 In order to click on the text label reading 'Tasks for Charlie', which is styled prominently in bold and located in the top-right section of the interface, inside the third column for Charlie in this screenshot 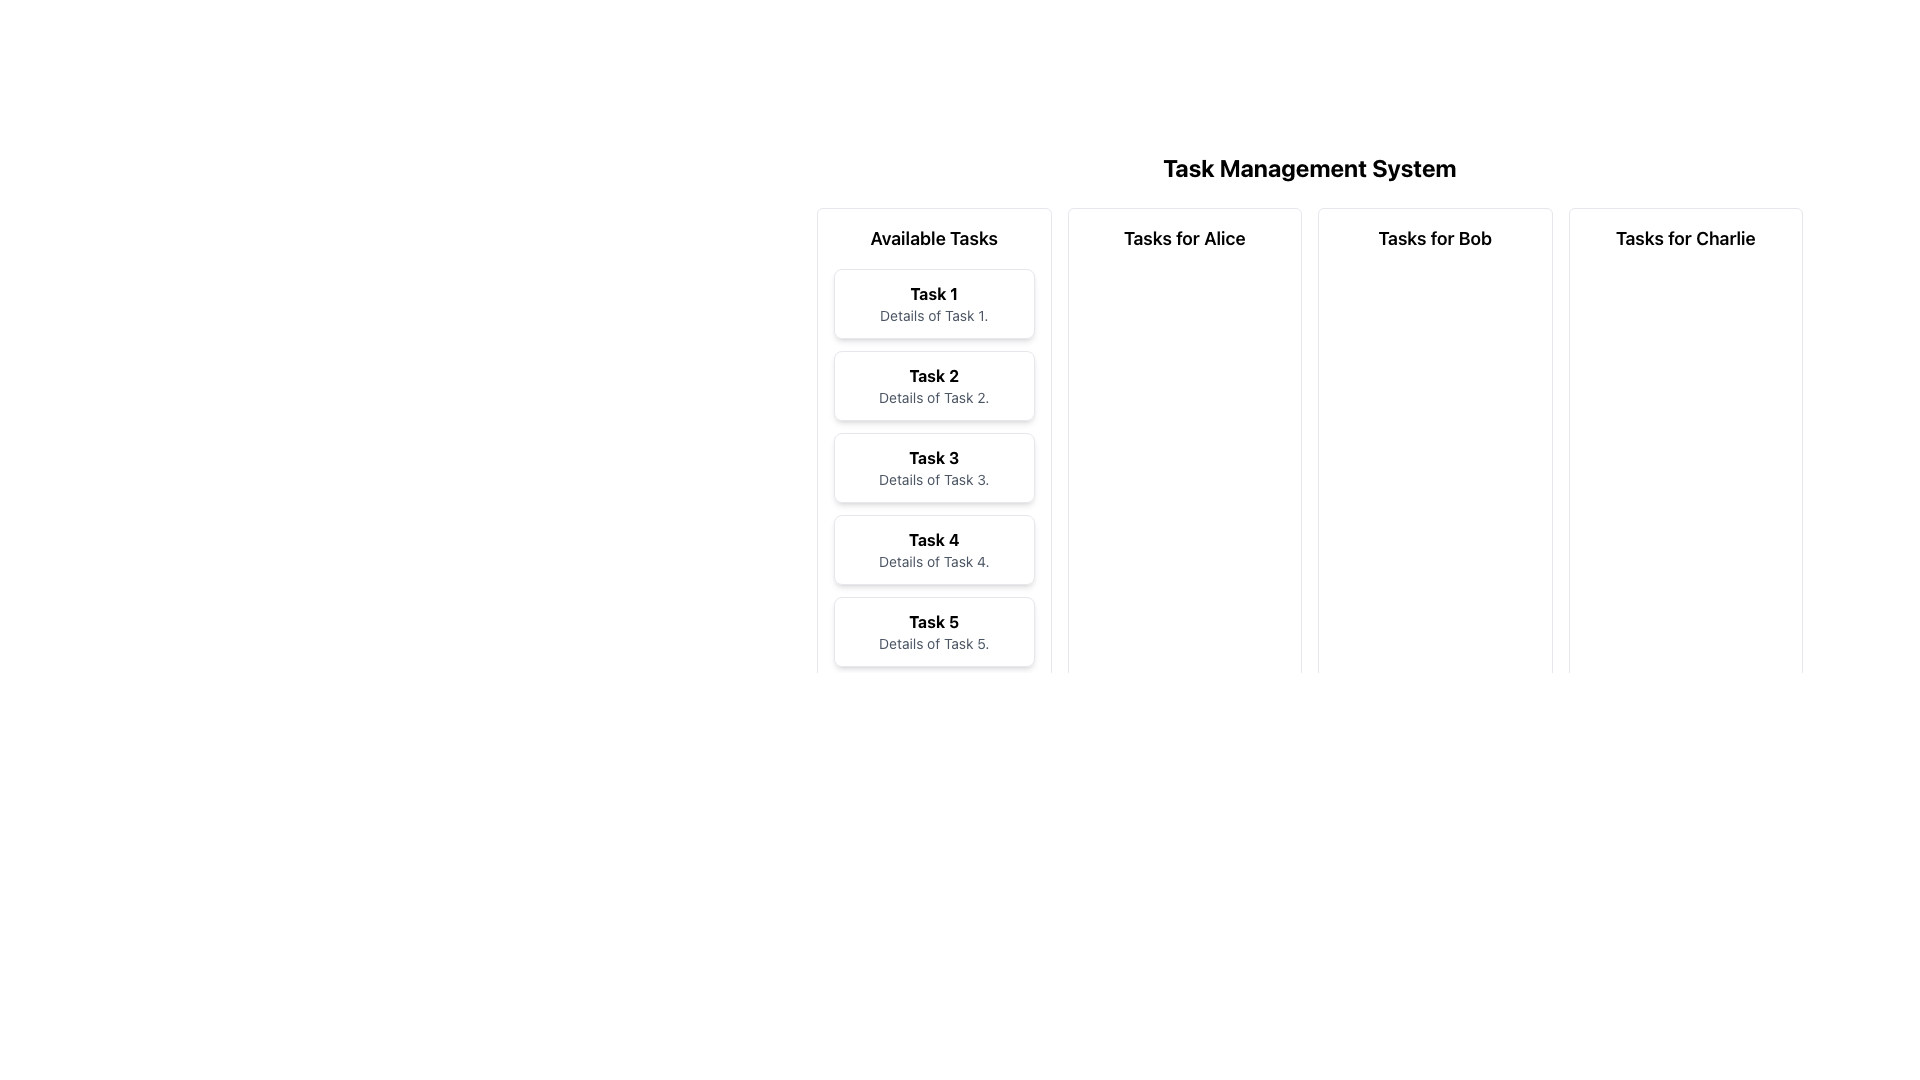, I will do `click(1684, 238)`.